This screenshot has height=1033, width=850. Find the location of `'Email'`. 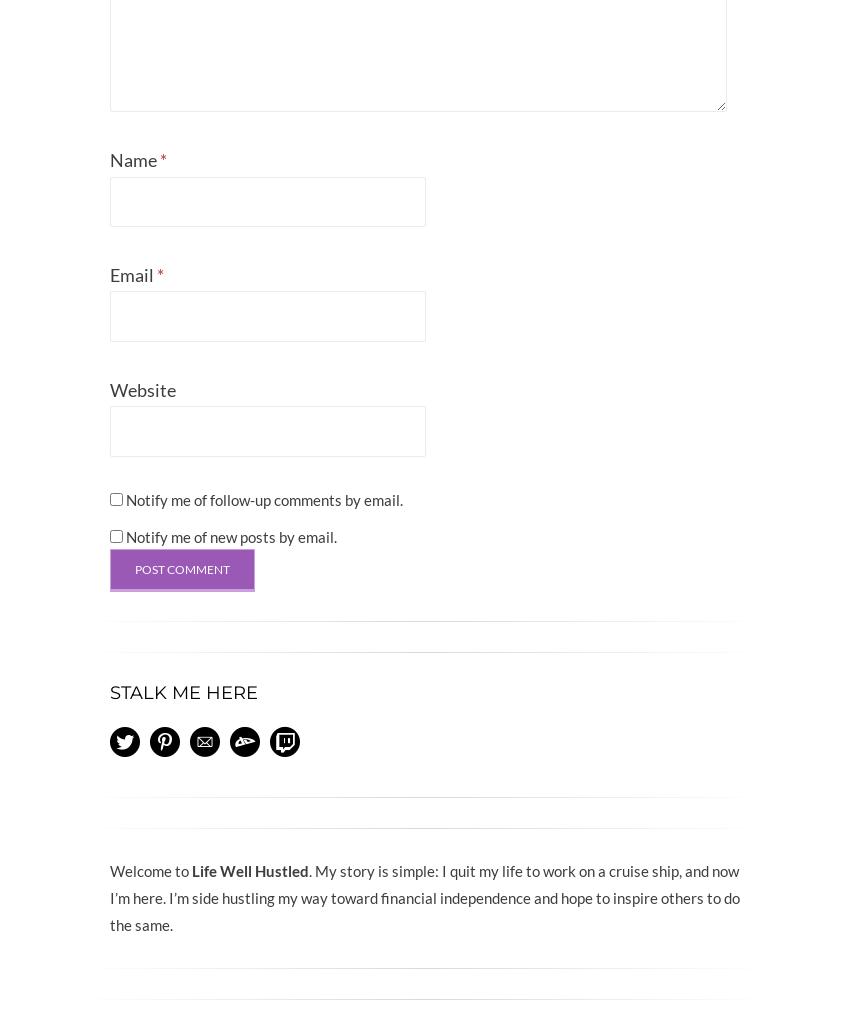

'Email' is located at coordinates (133, 272).